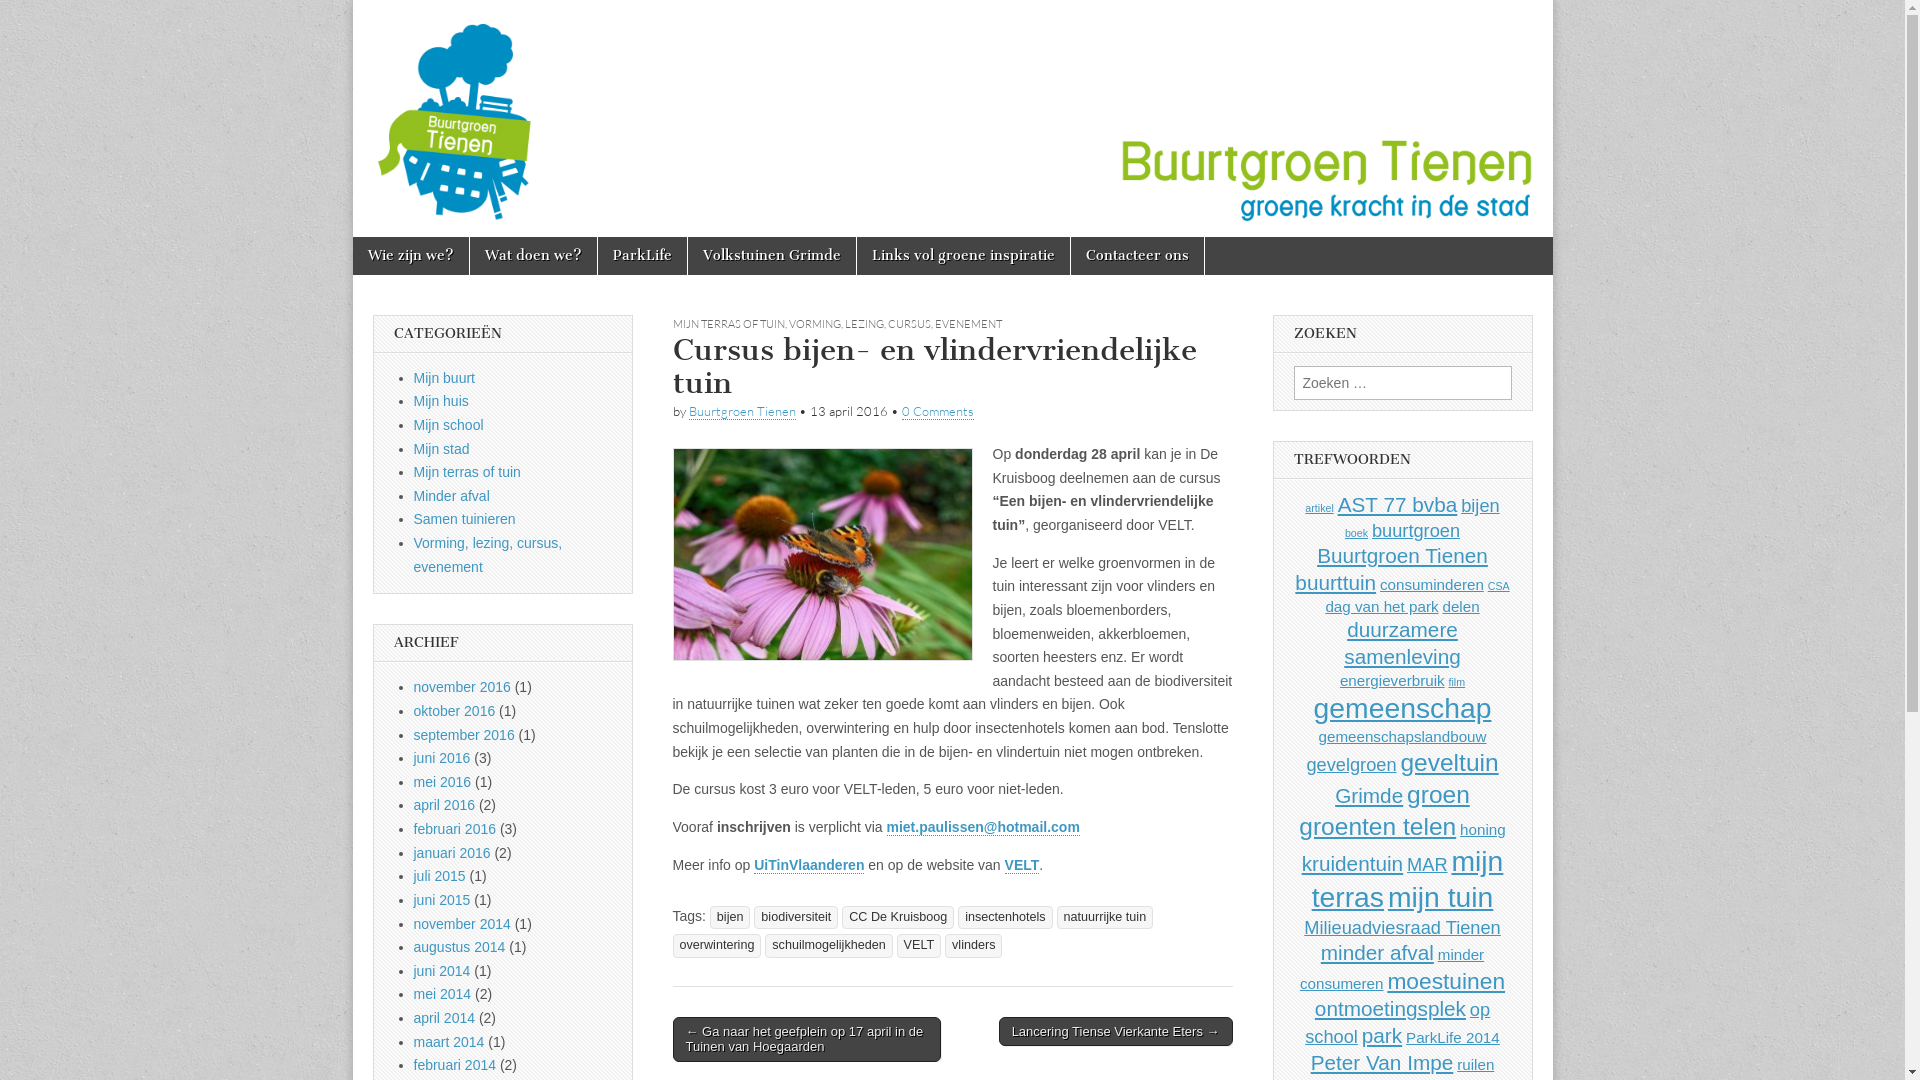 This screenshot has height=1080, width=1920. Describe the element at coordinates (1475, 1063) in the screenshot. I see `'ruilen'` at that location.